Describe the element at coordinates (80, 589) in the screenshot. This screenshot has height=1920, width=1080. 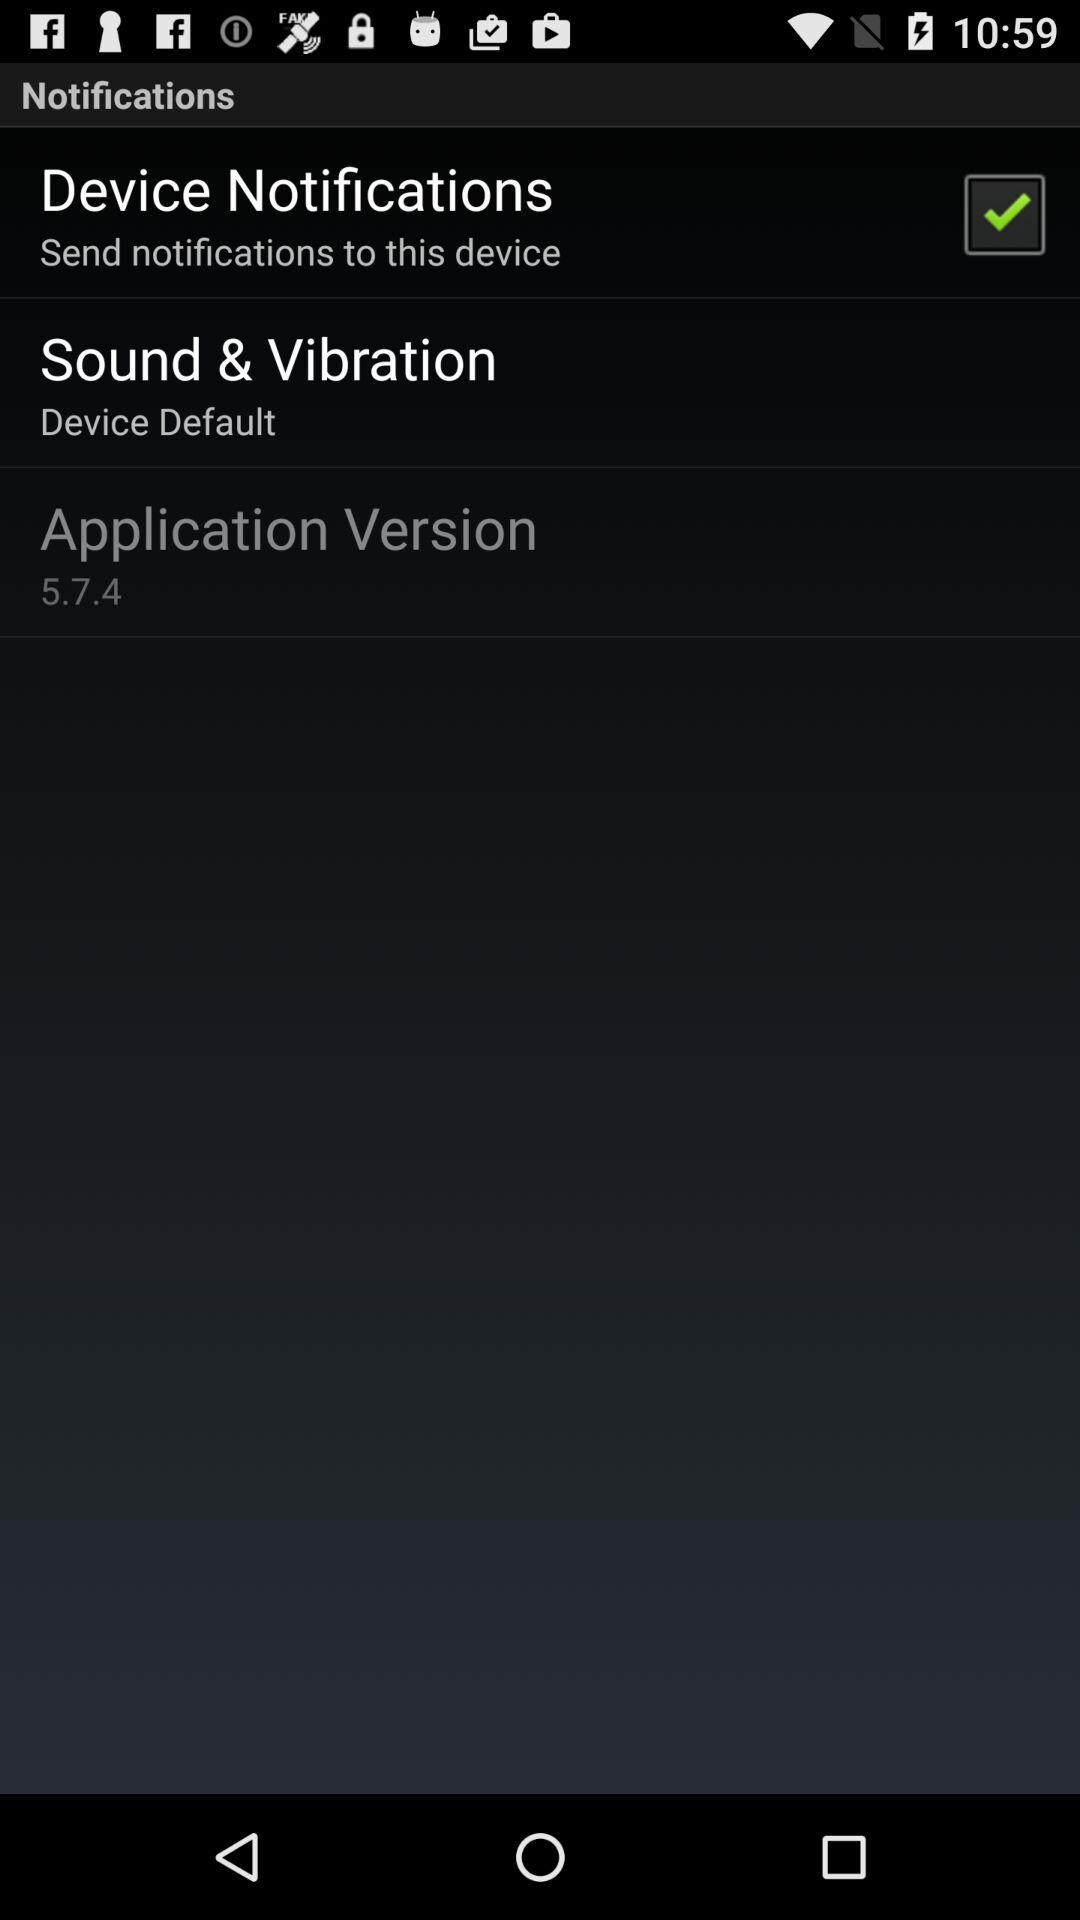
I see `5.7.4 icon` at that location.